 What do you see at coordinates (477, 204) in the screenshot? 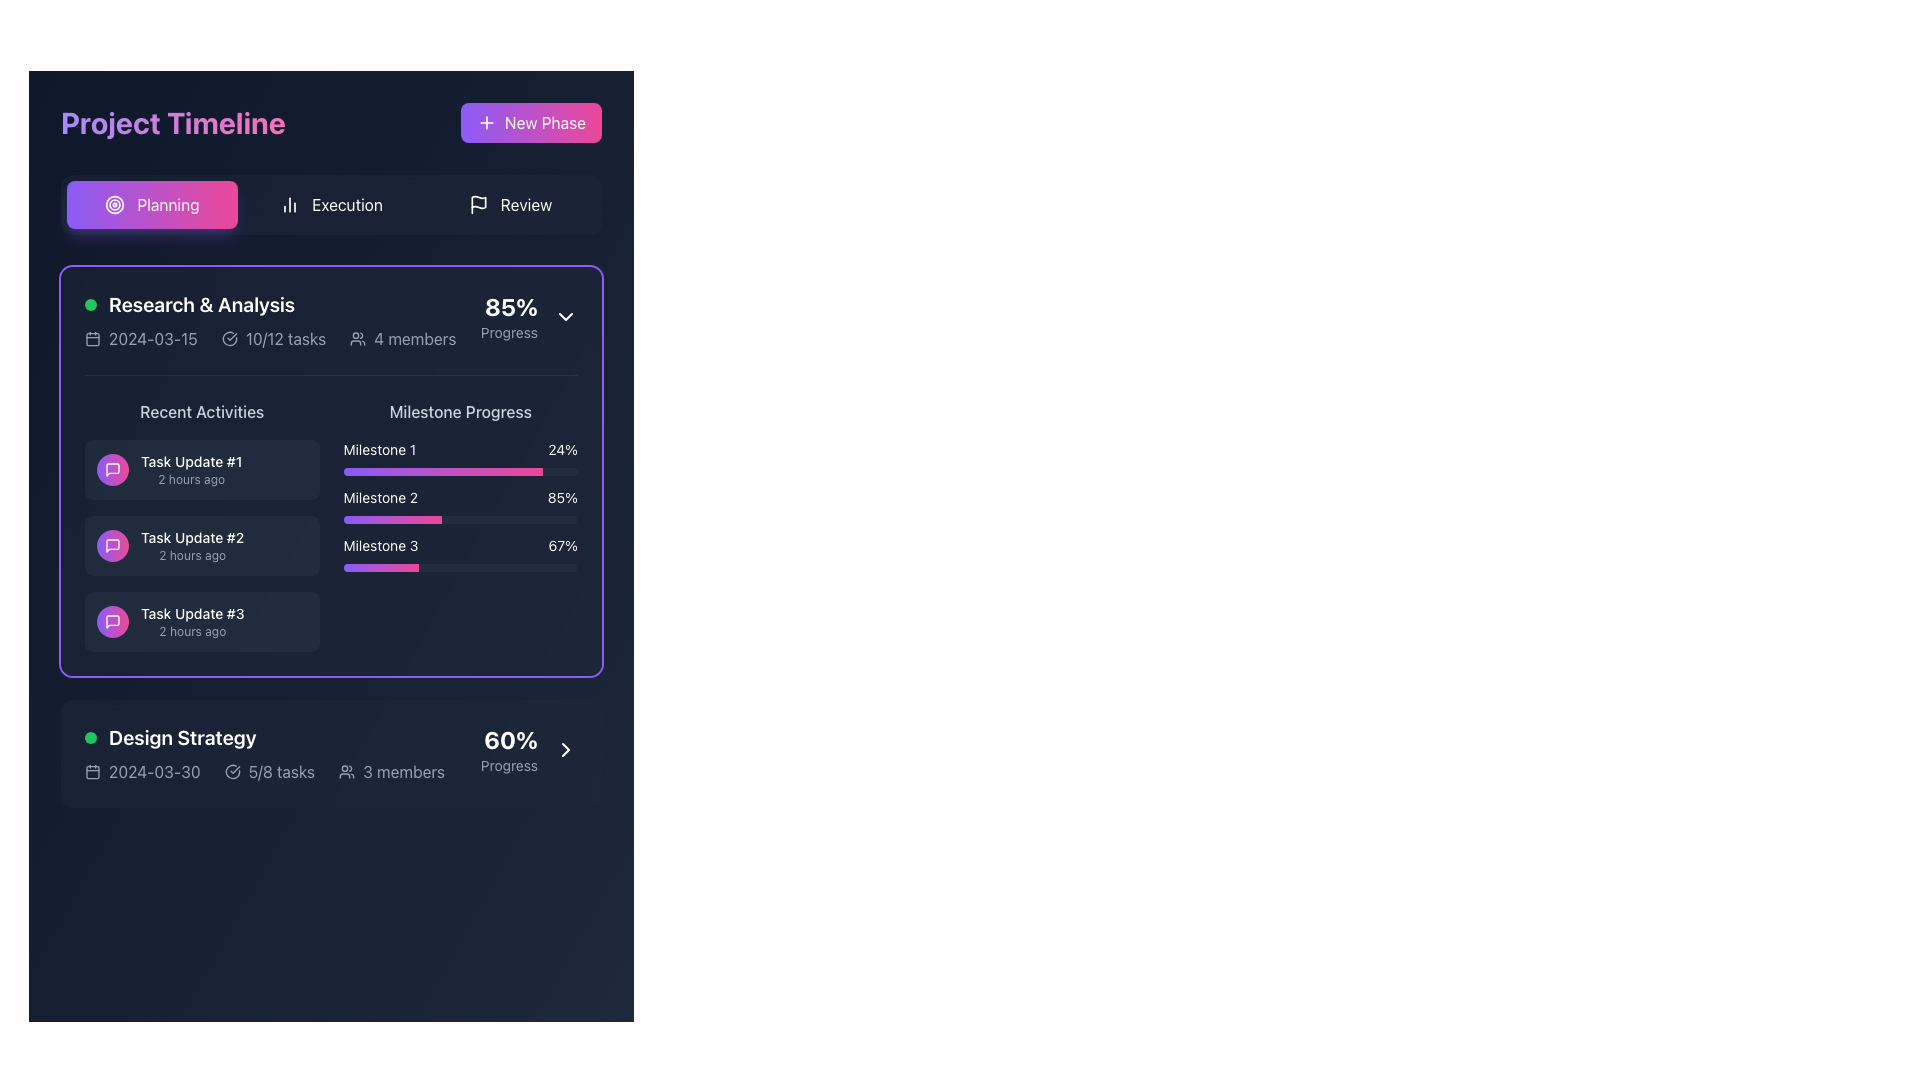
I see `the 'Review' section icon located in the top navigation bar` at bounding box center [477, 204].